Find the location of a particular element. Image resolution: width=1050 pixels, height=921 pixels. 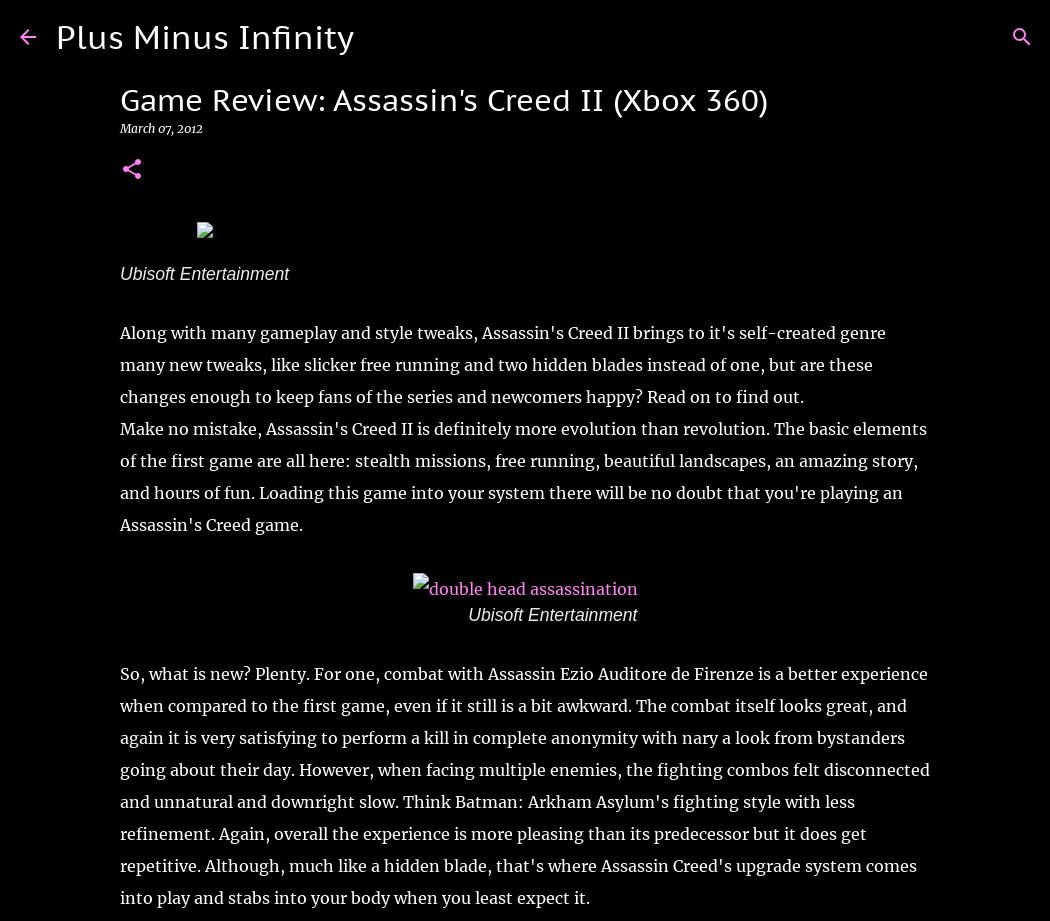

'March 07, 2012' is located at coordinates (161, 127).